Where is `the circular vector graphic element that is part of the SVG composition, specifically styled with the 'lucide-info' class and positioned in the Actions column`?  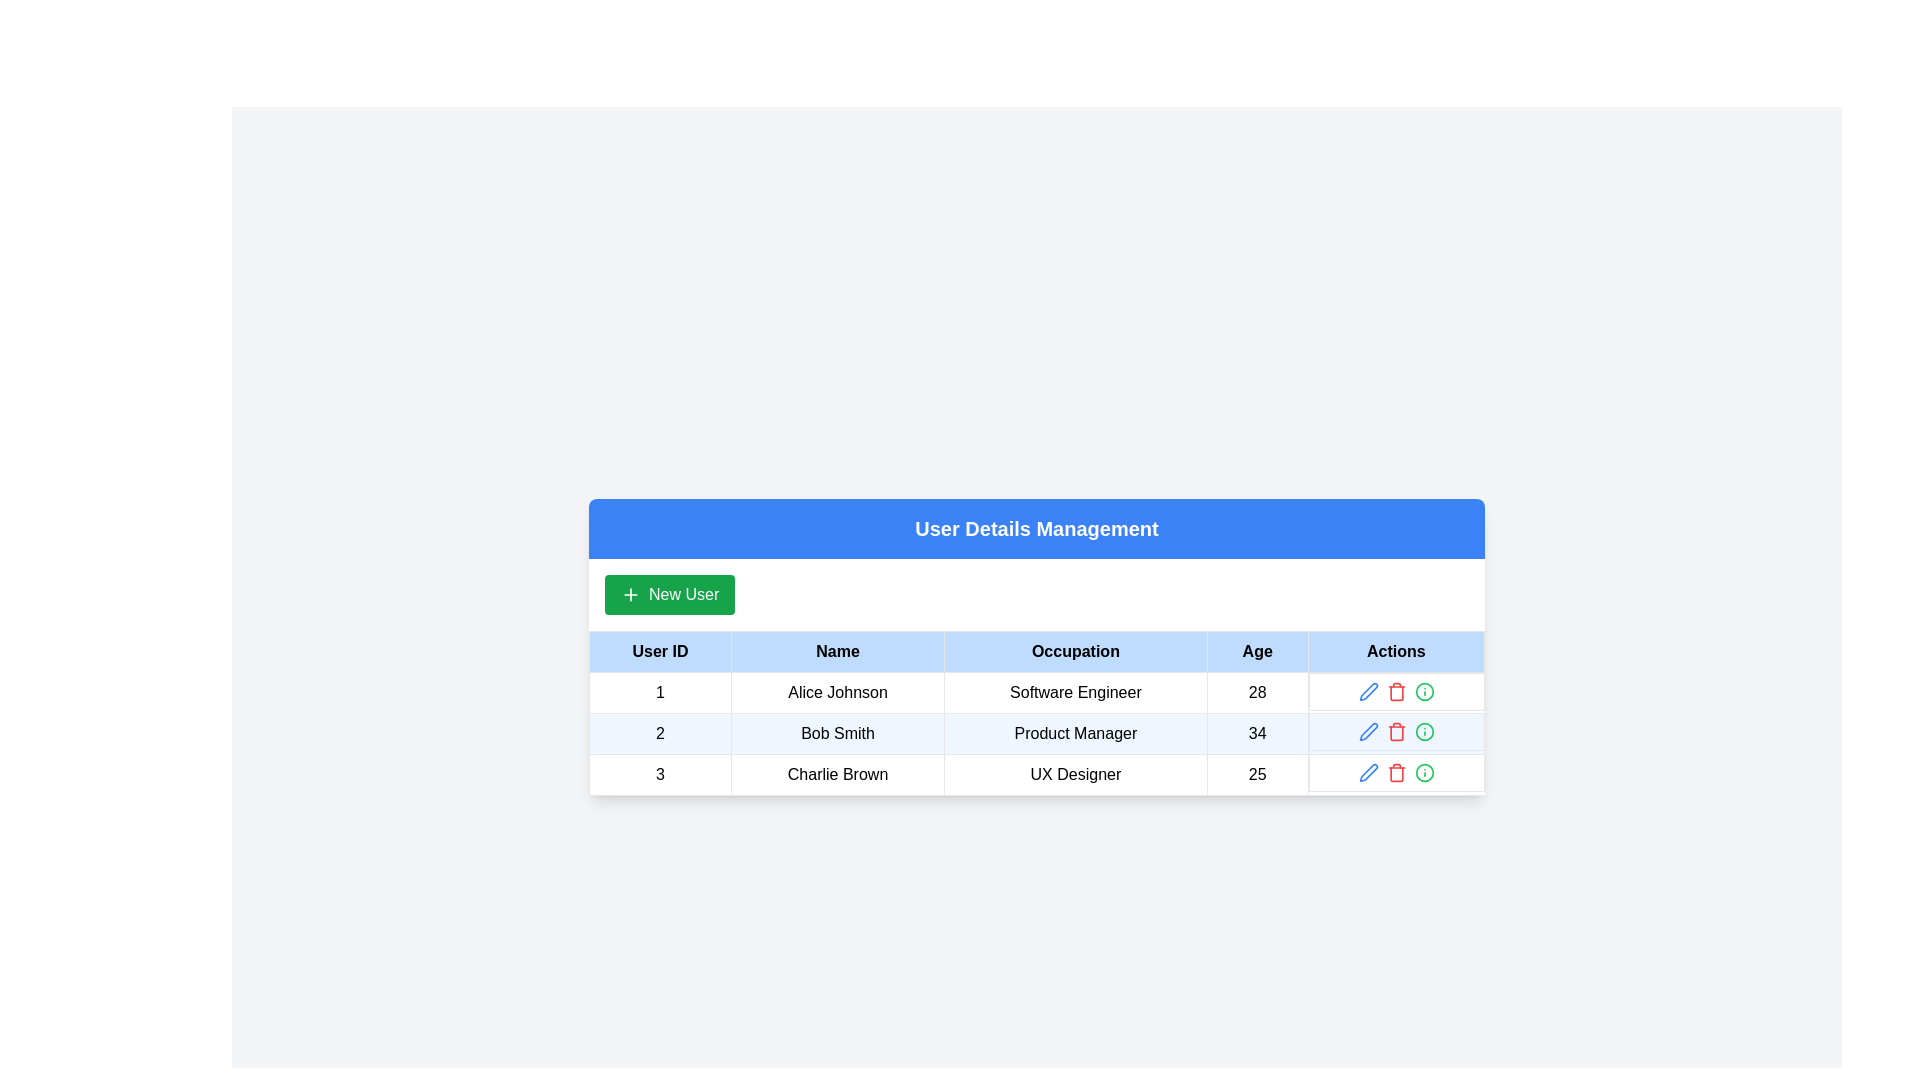 the circular vector graphic element that is part of the SVG composition, specifically styled with the 'lucide-info' class and positioned in the Actions column is located at coordinates (1423, 690).